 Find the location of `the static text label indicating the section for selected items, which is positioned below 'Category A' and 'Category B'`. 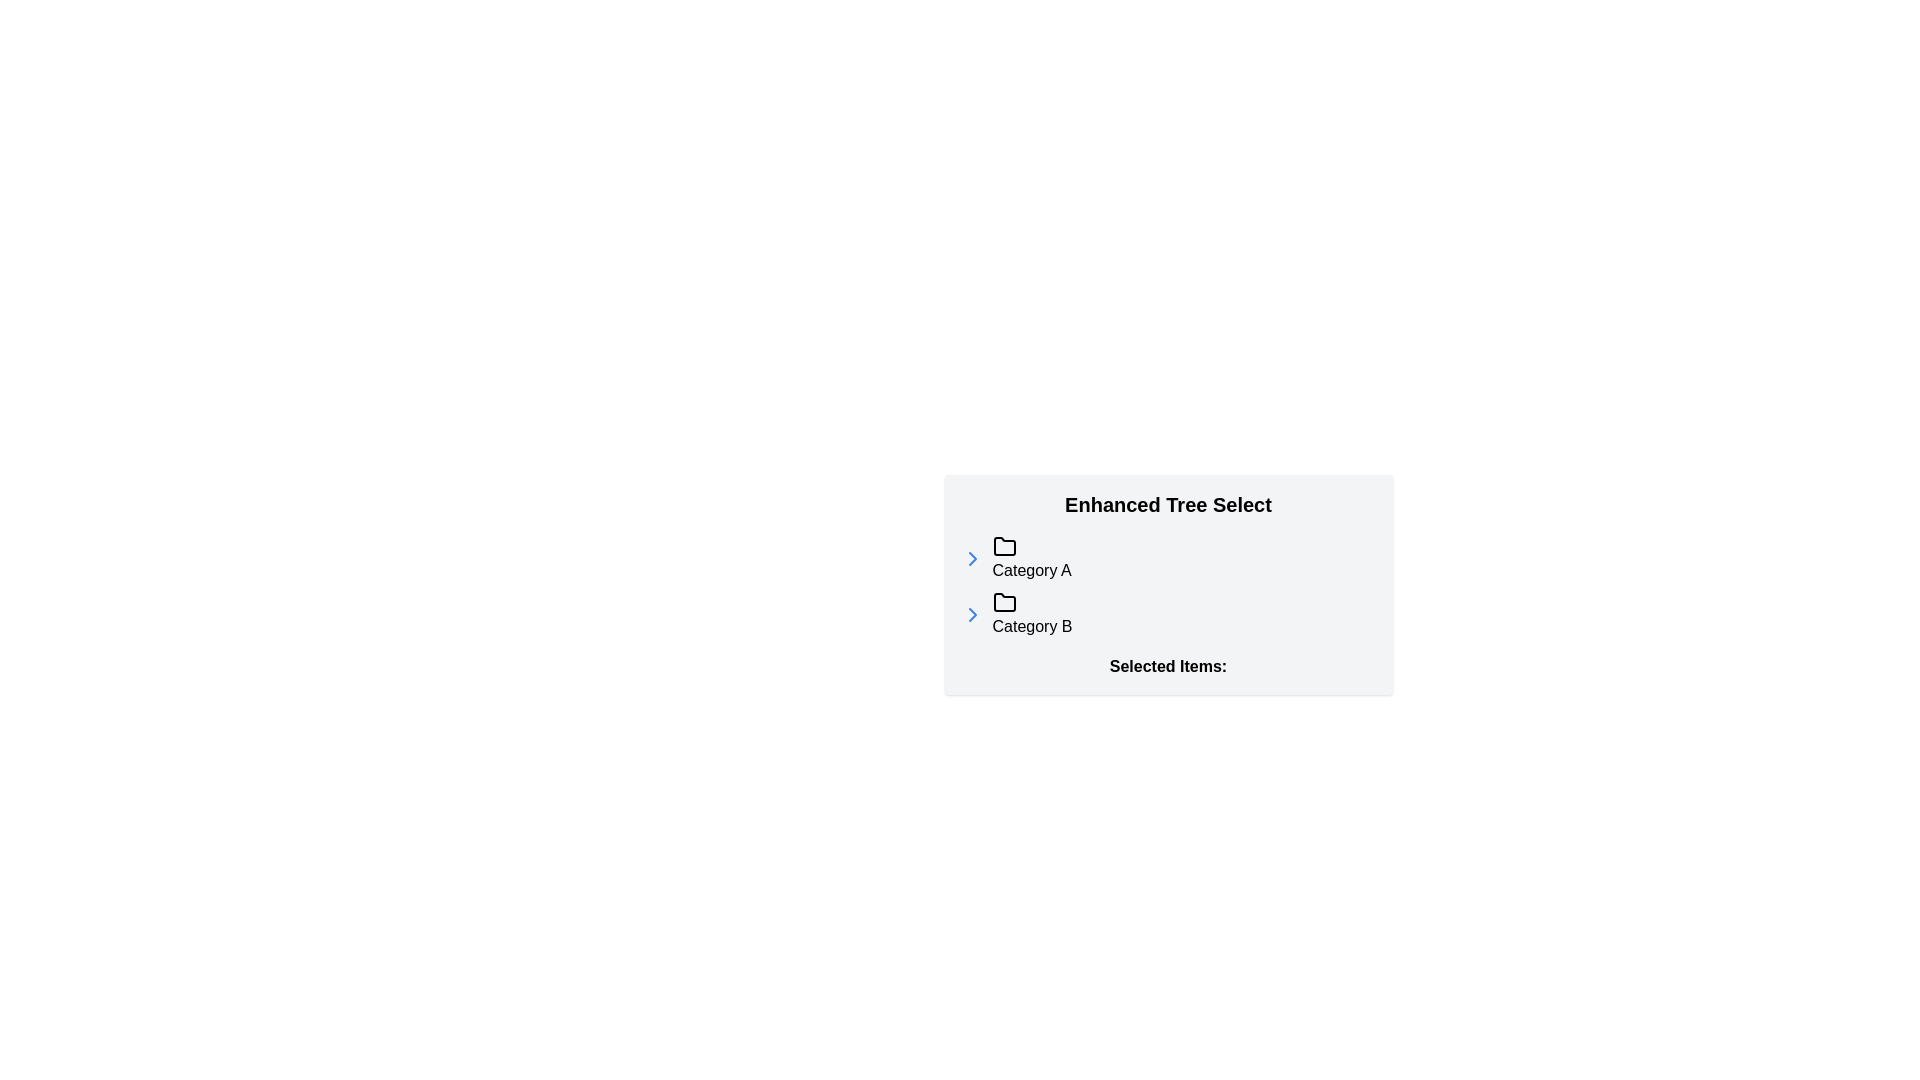

the static text label indicating the section for selected items, which is positioned below 'Category A' and 'Category B' is located at coordinates (1168, 667).